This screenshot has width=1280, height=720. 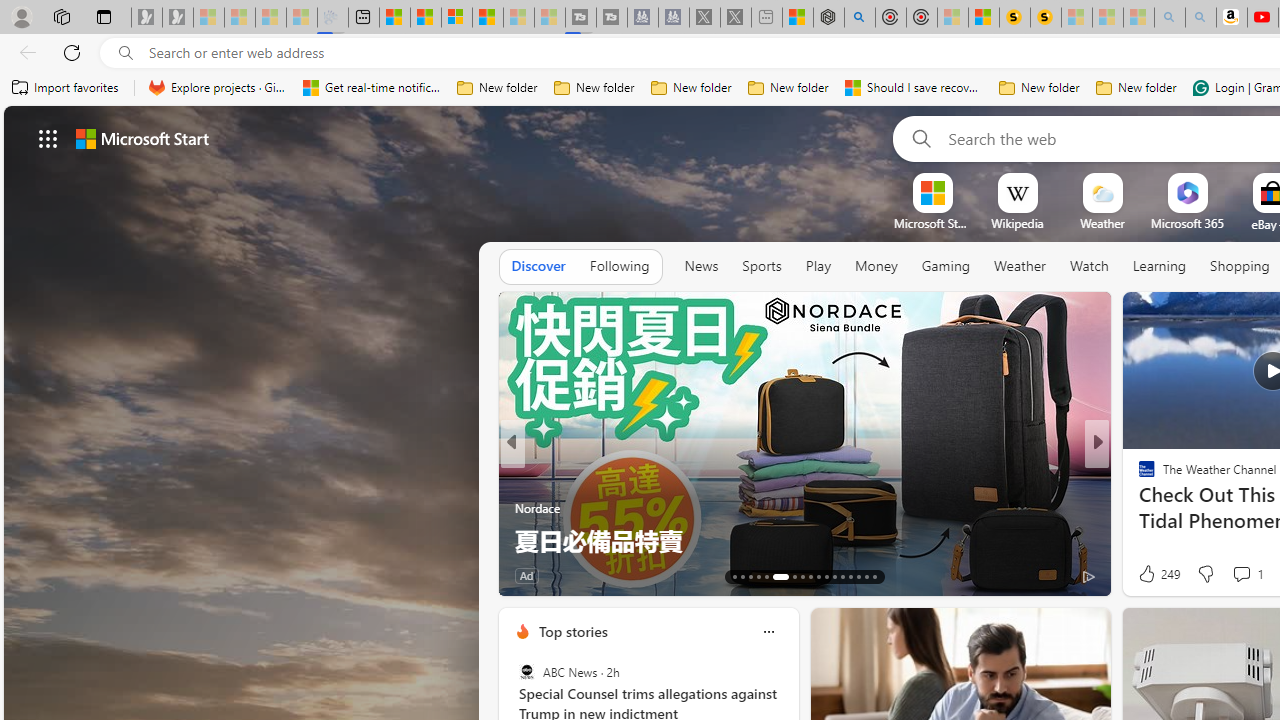 I want to click on 'Learning', so click(x=1159, y=265).